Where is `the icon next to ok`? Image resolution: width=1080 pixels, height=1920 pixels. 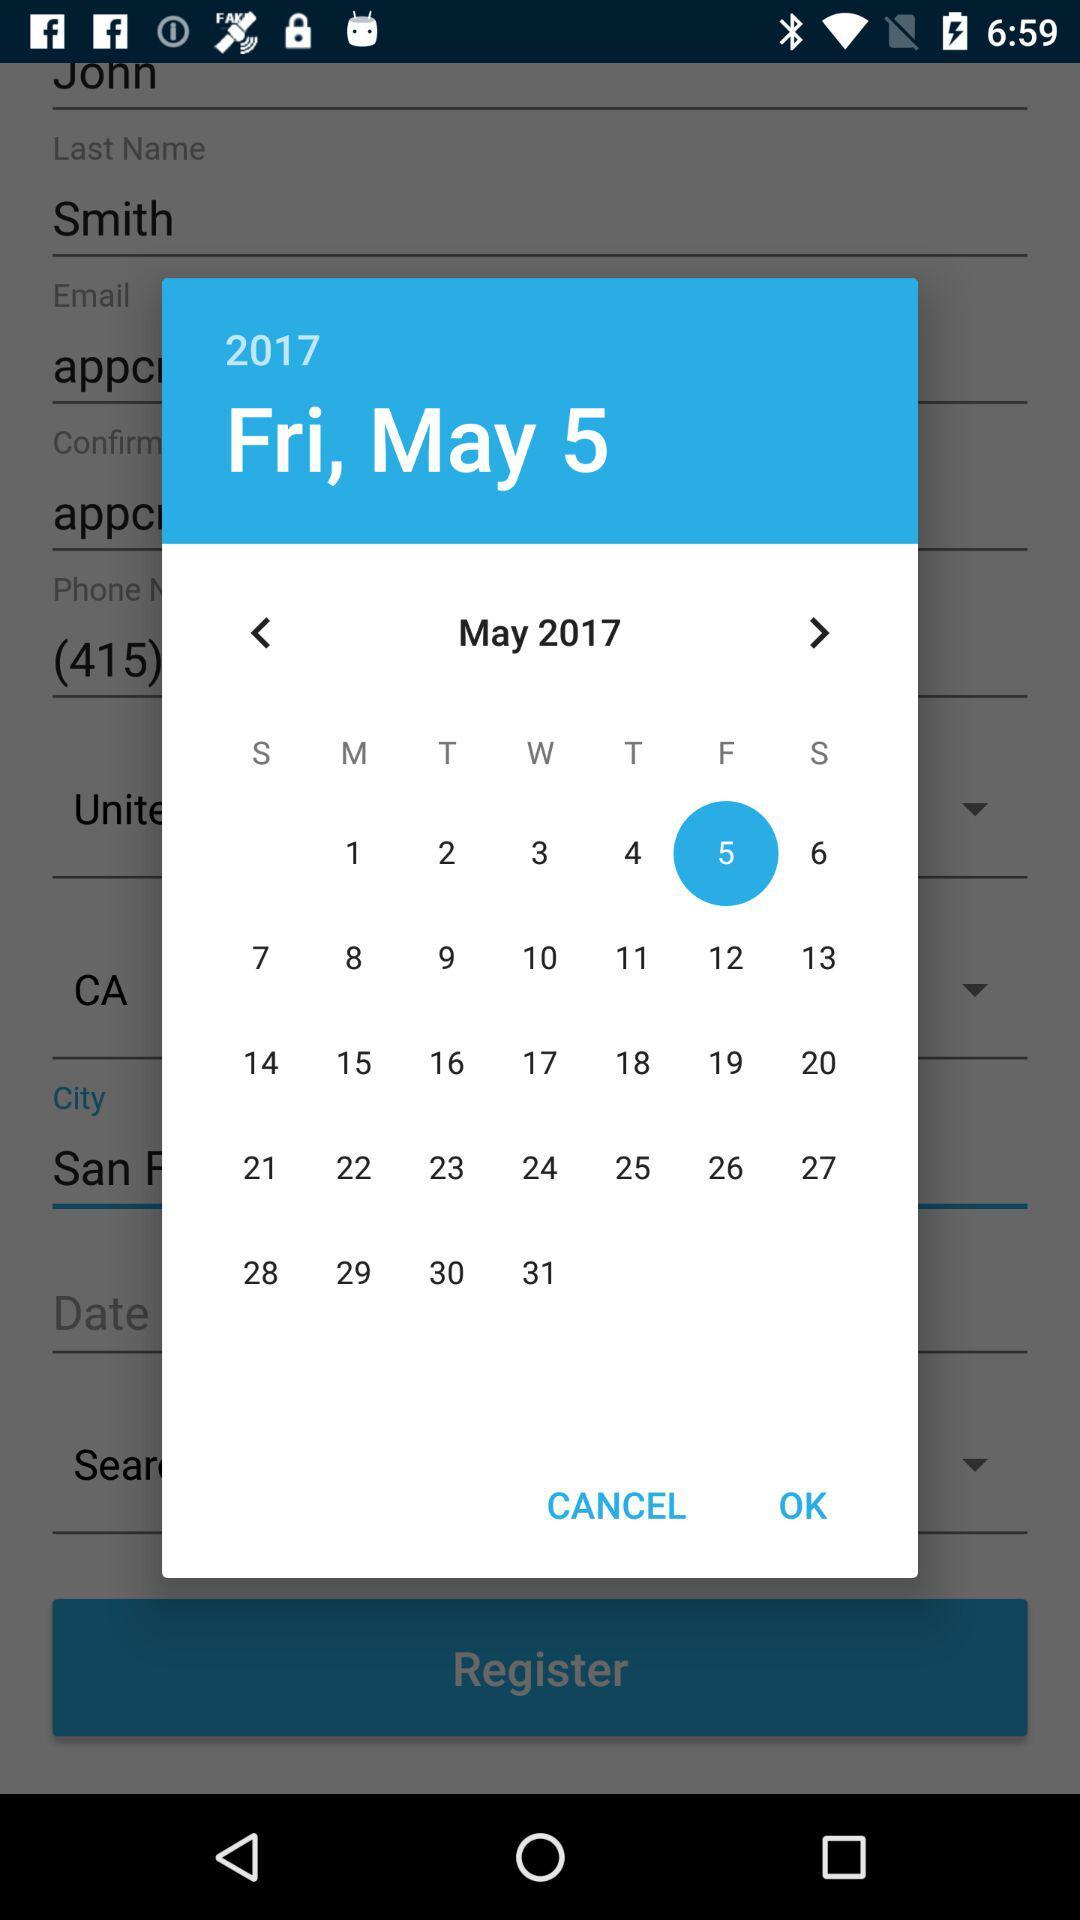 the icon next to ok is located at coordinates (615, 1504).